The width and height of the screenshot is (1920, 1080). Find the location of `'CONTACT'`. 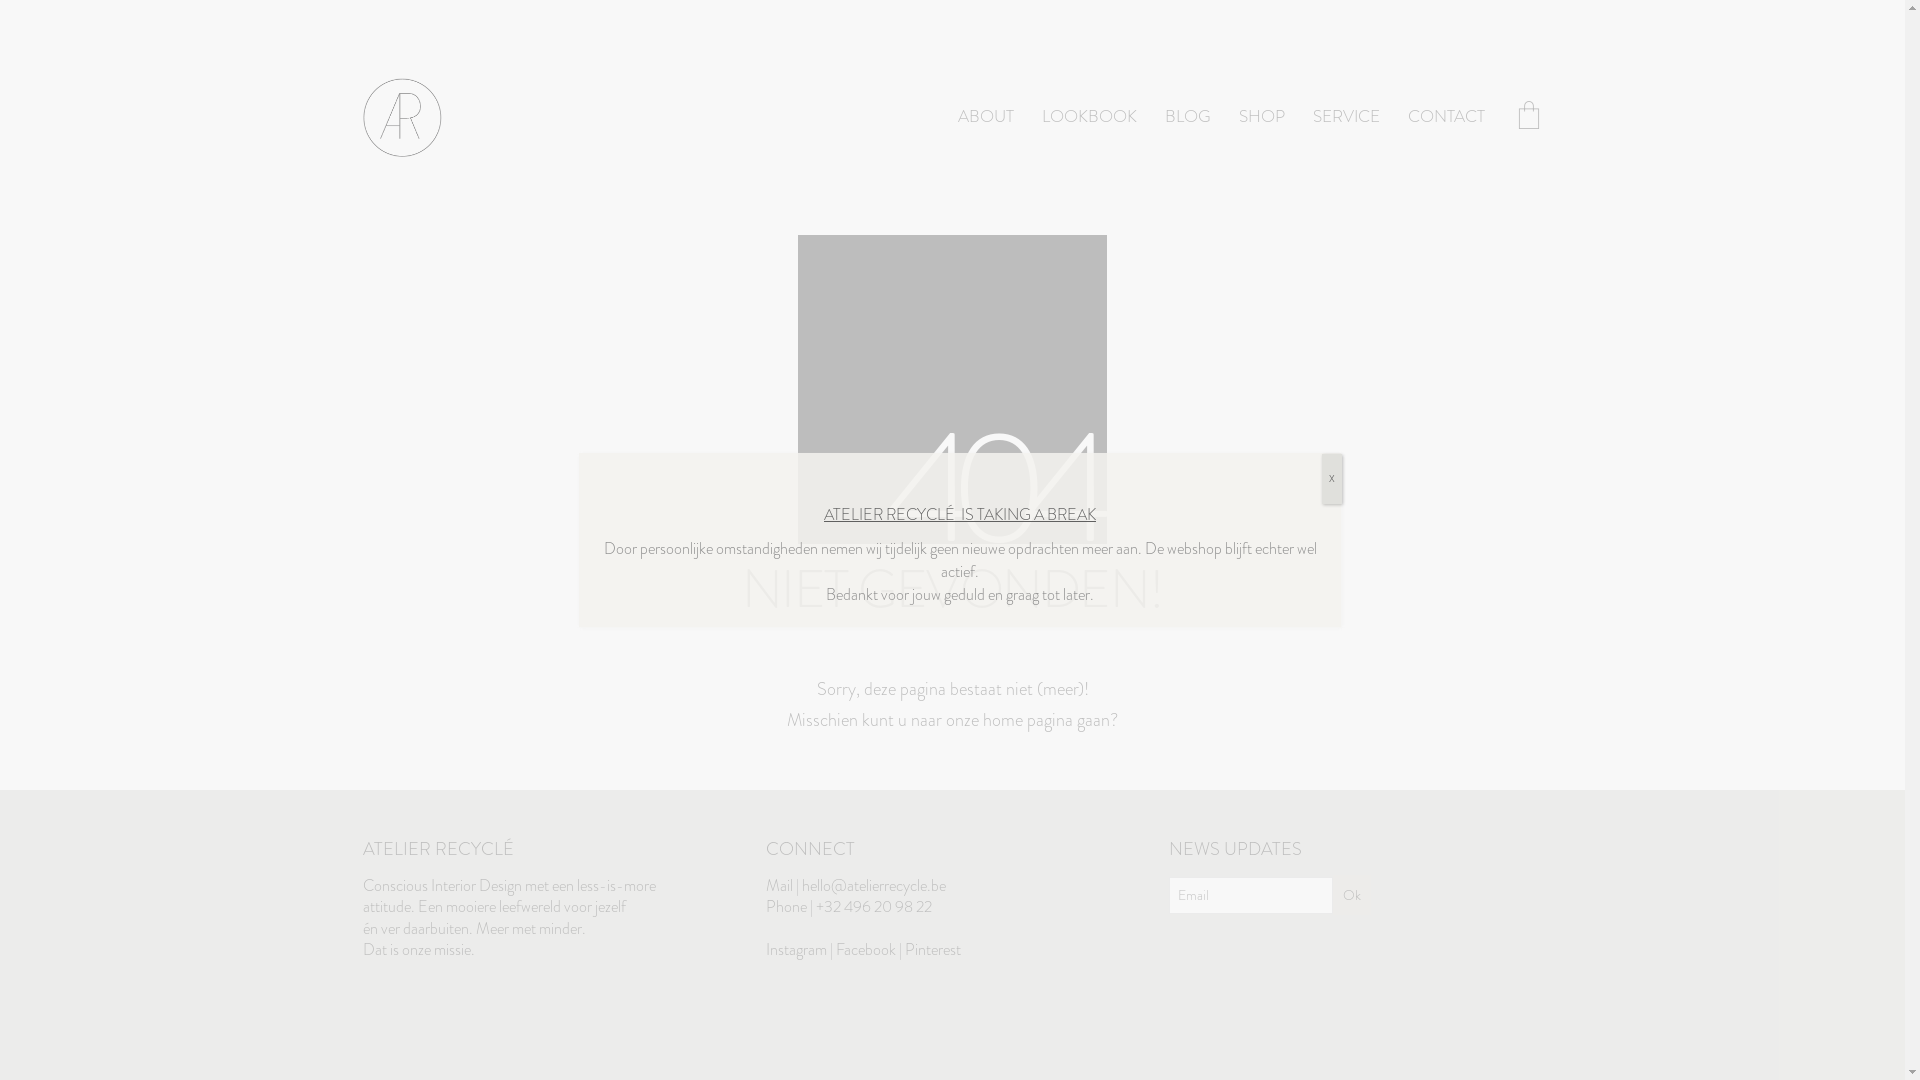

'CONTACT' is located at coordinates (1406, 117).